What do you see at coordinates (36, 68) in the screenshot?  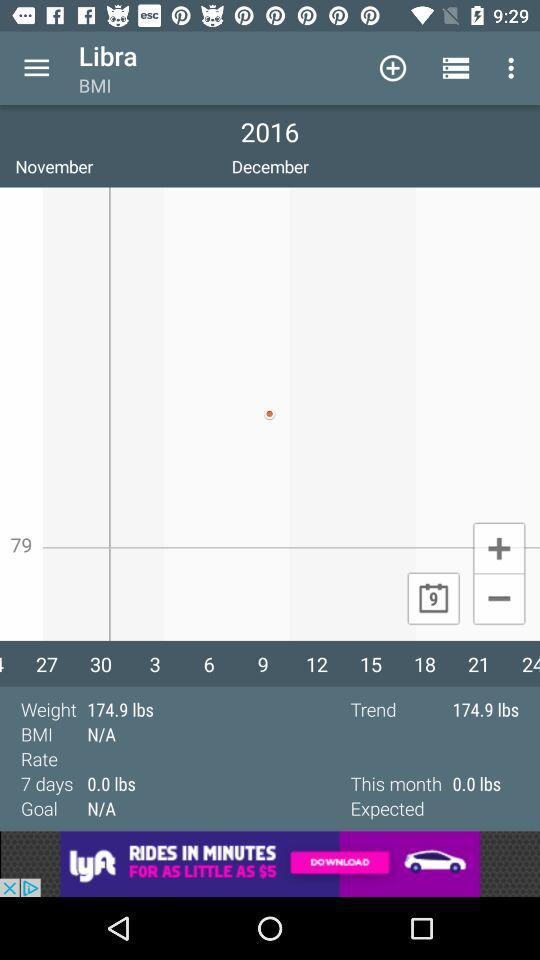 I see `menu options` at bounding box center [36, 68].